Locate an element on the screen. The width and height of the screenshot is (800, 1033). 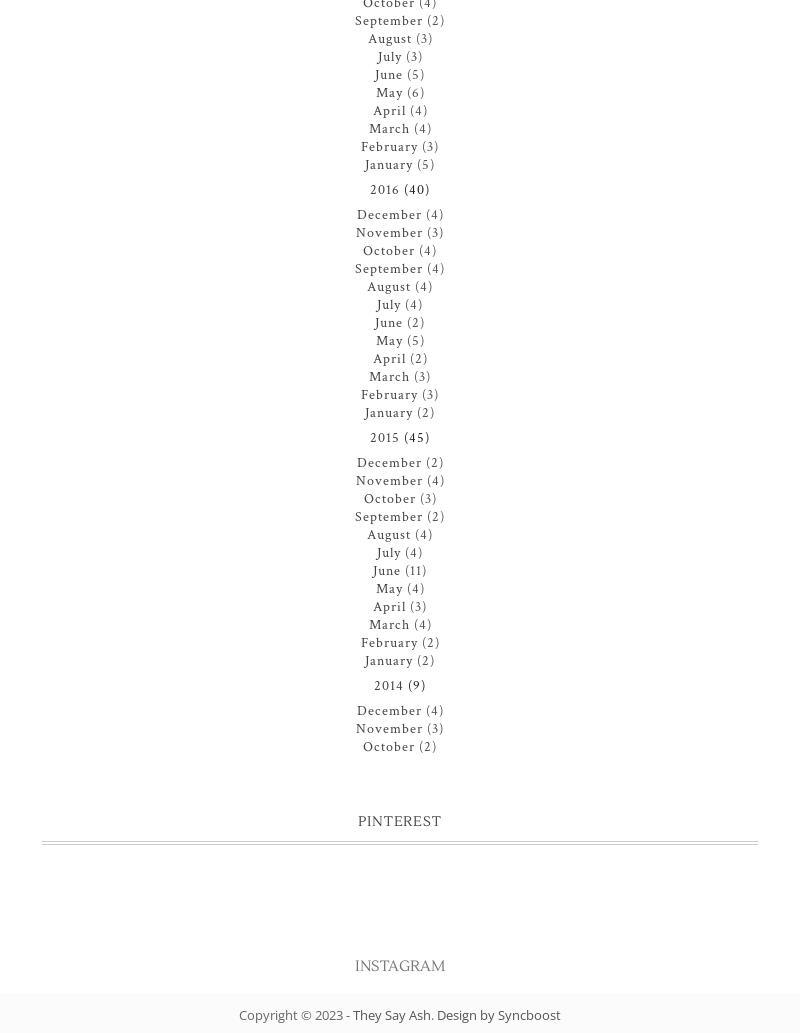
'-' is located at coordinates (348, 1014).